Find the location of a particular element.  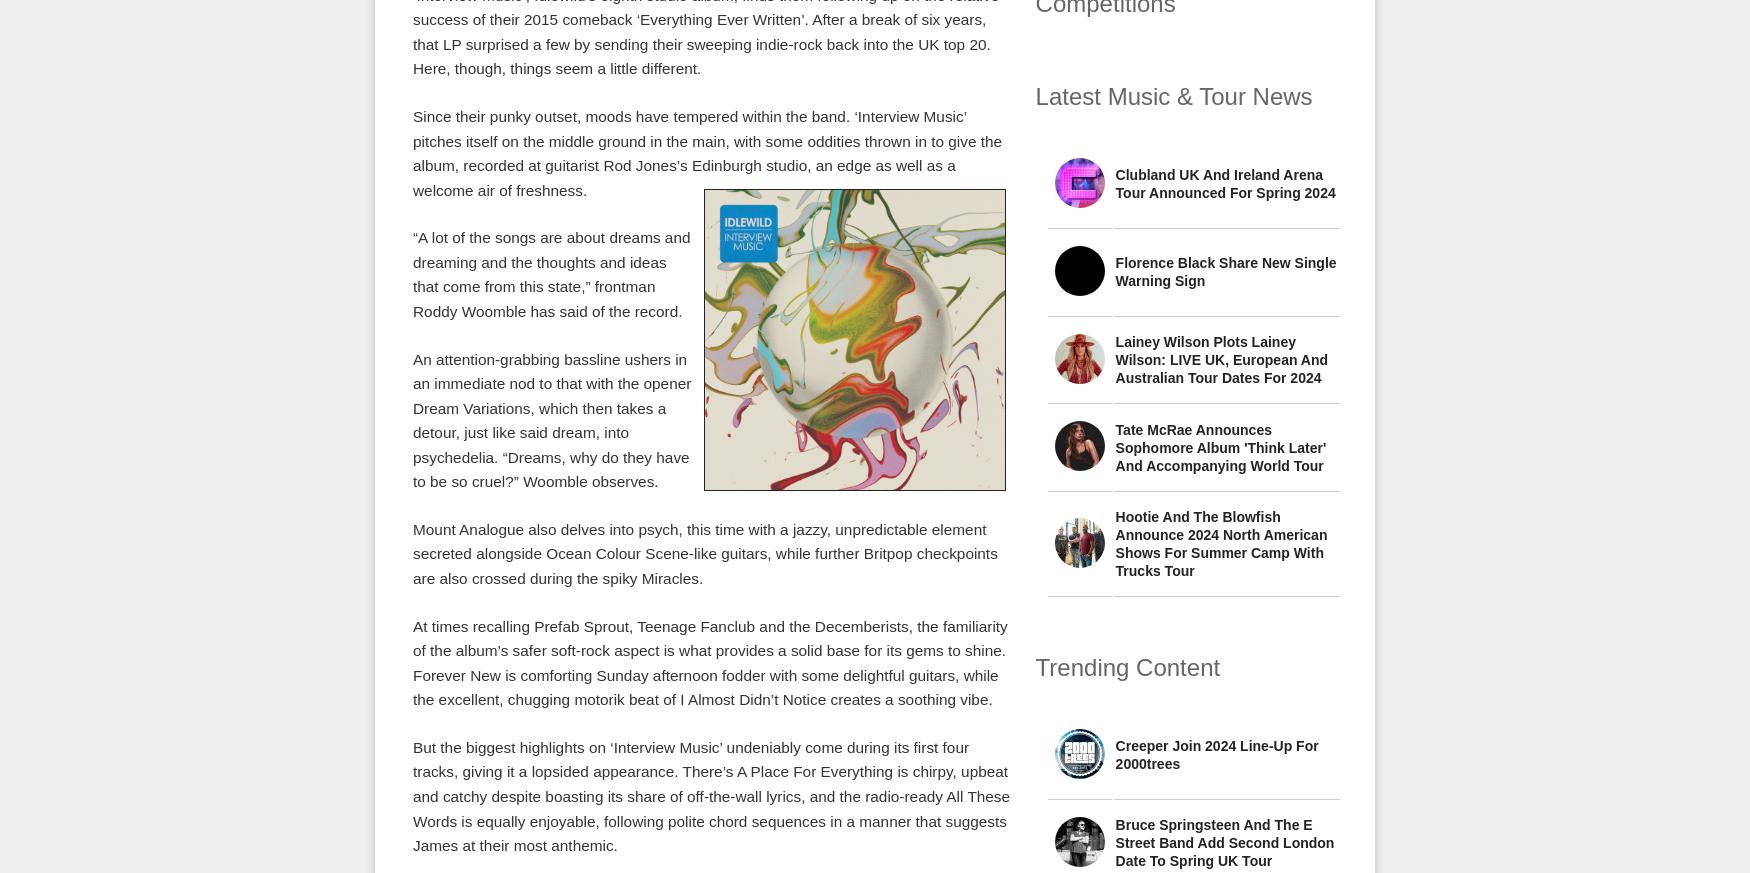

'Clubland UK And Ireland Arena Tour Announced For Spring 2024' is located at coordinates (1225, 183).